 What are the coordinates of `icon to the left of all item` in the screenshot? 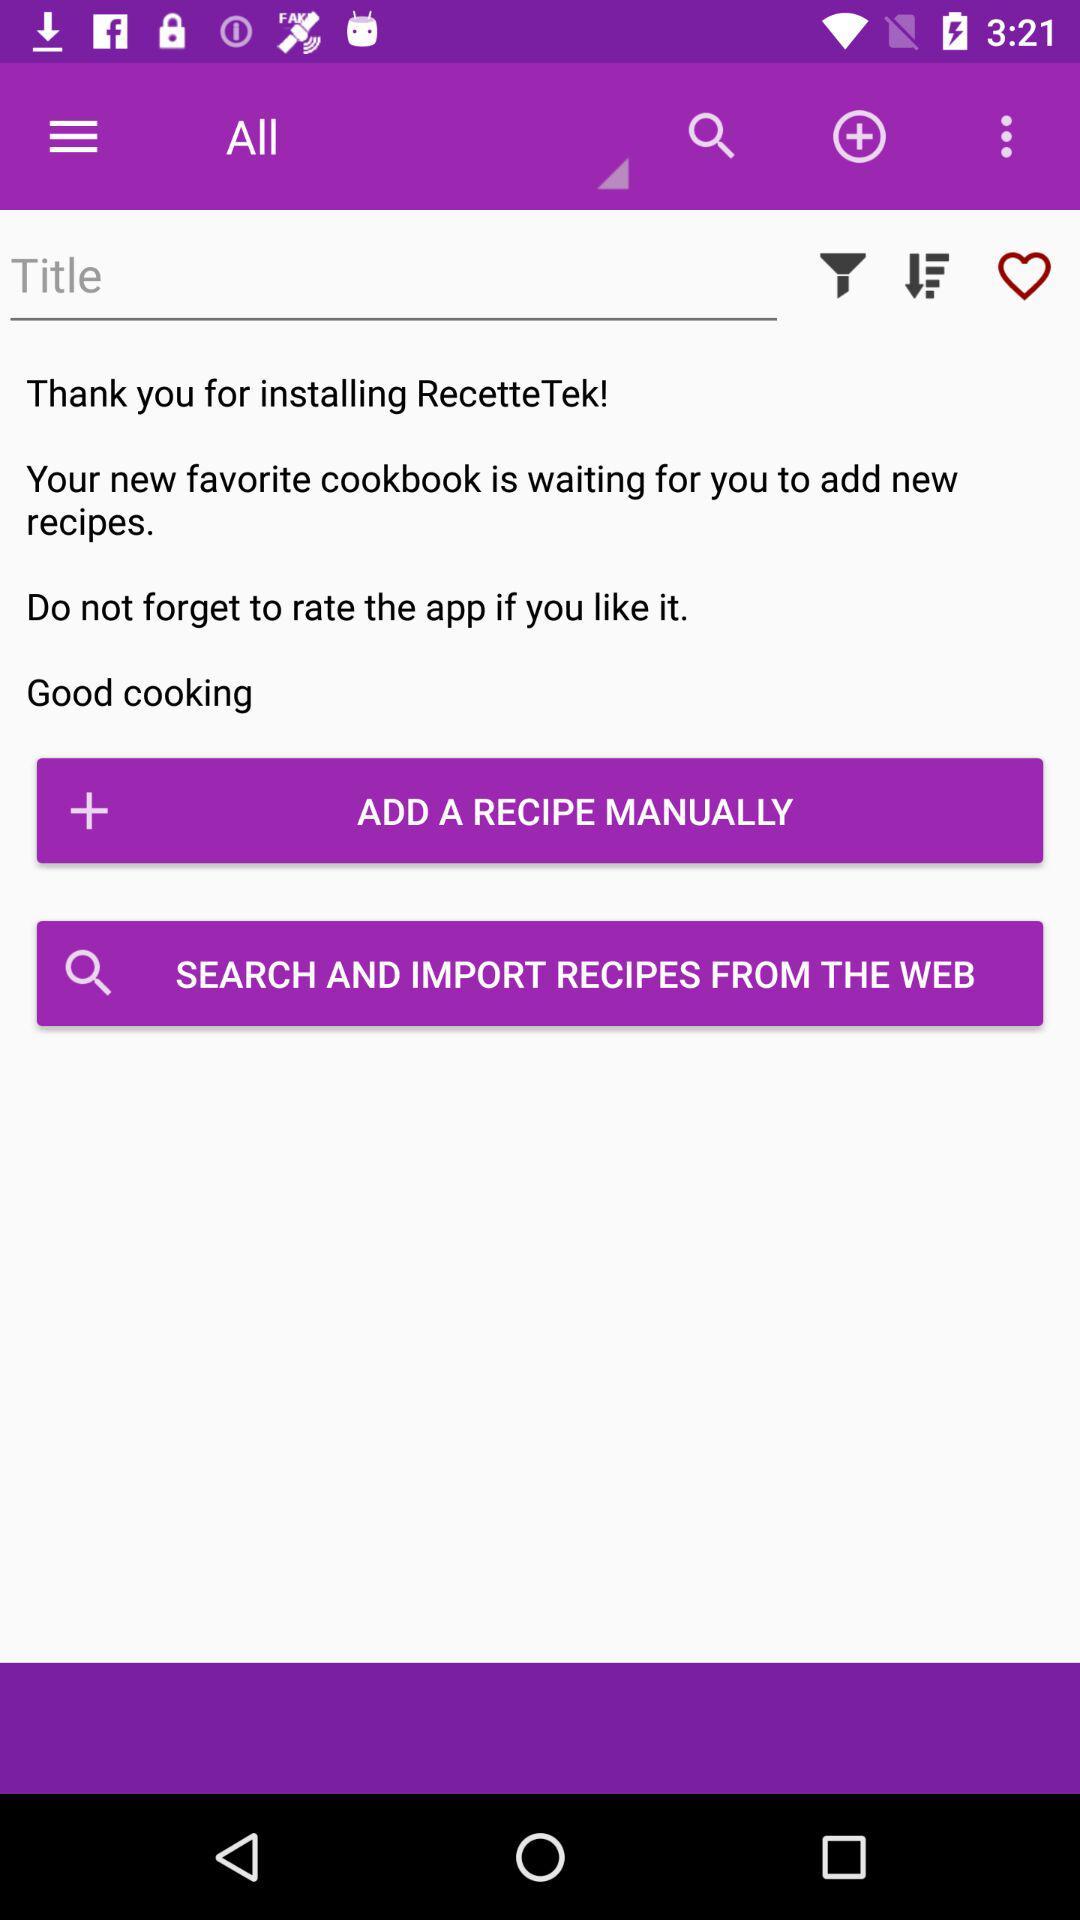 It's located at (72, 135).